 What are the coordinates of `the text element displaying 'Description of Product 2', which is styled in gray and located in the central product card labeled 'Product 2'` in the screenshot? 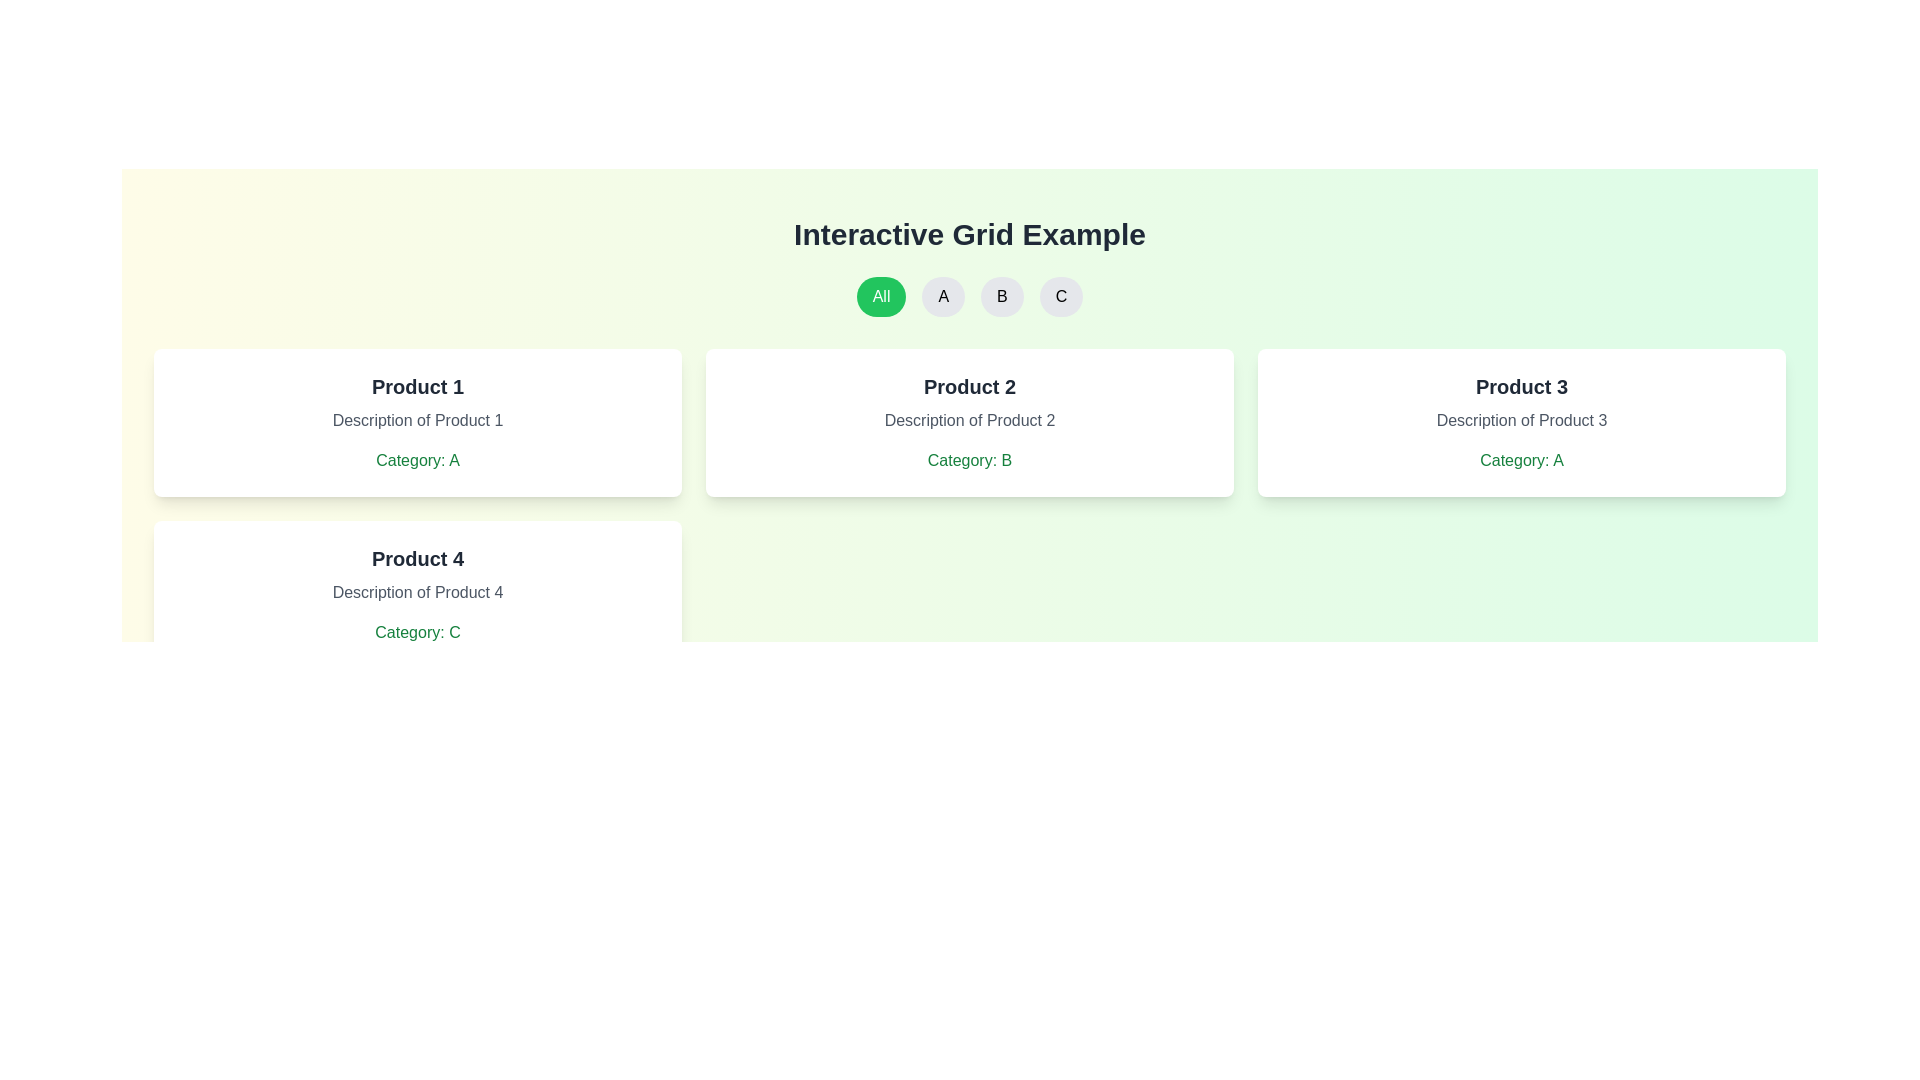 It's located at (969, 419).